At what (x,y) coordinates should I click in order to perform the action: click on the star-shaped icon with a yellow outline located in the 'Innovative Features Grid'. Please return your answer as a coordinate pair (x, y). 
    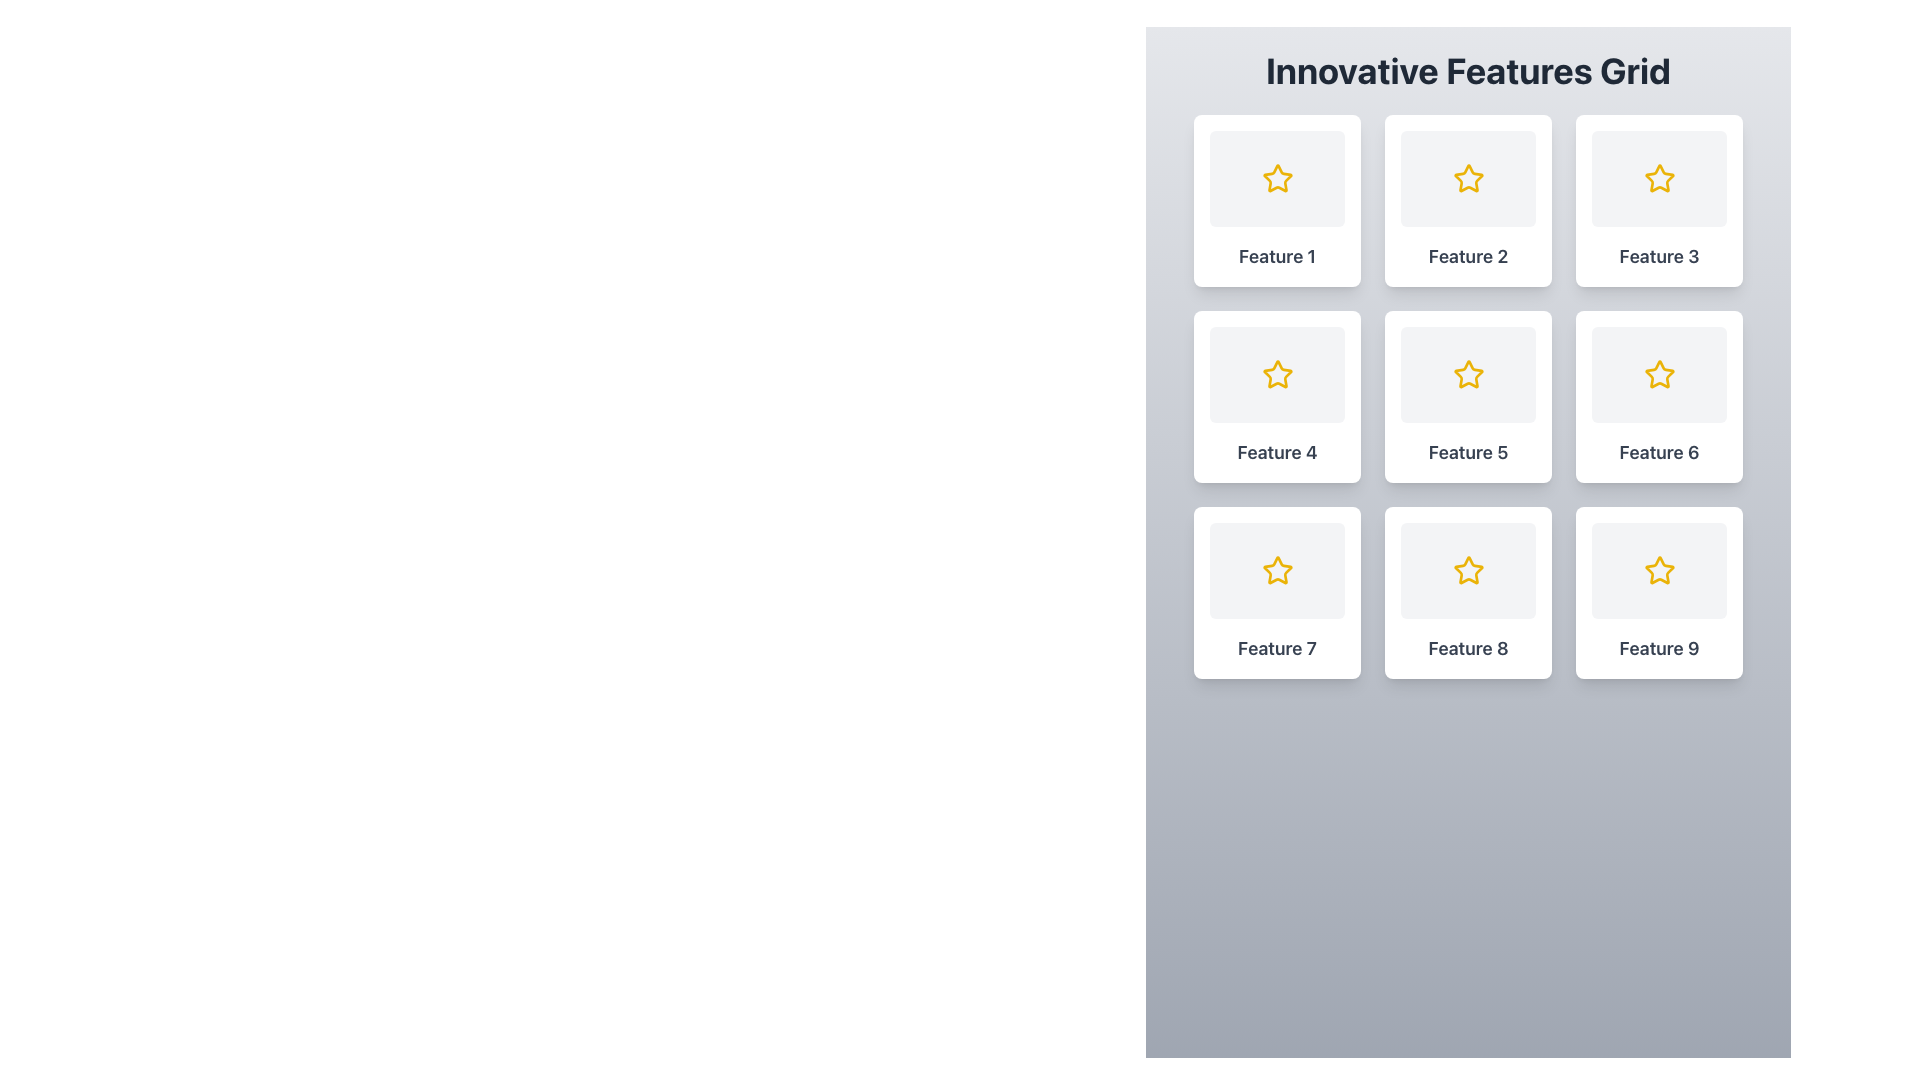
    Looking at the image, I should click on (1659, 374).